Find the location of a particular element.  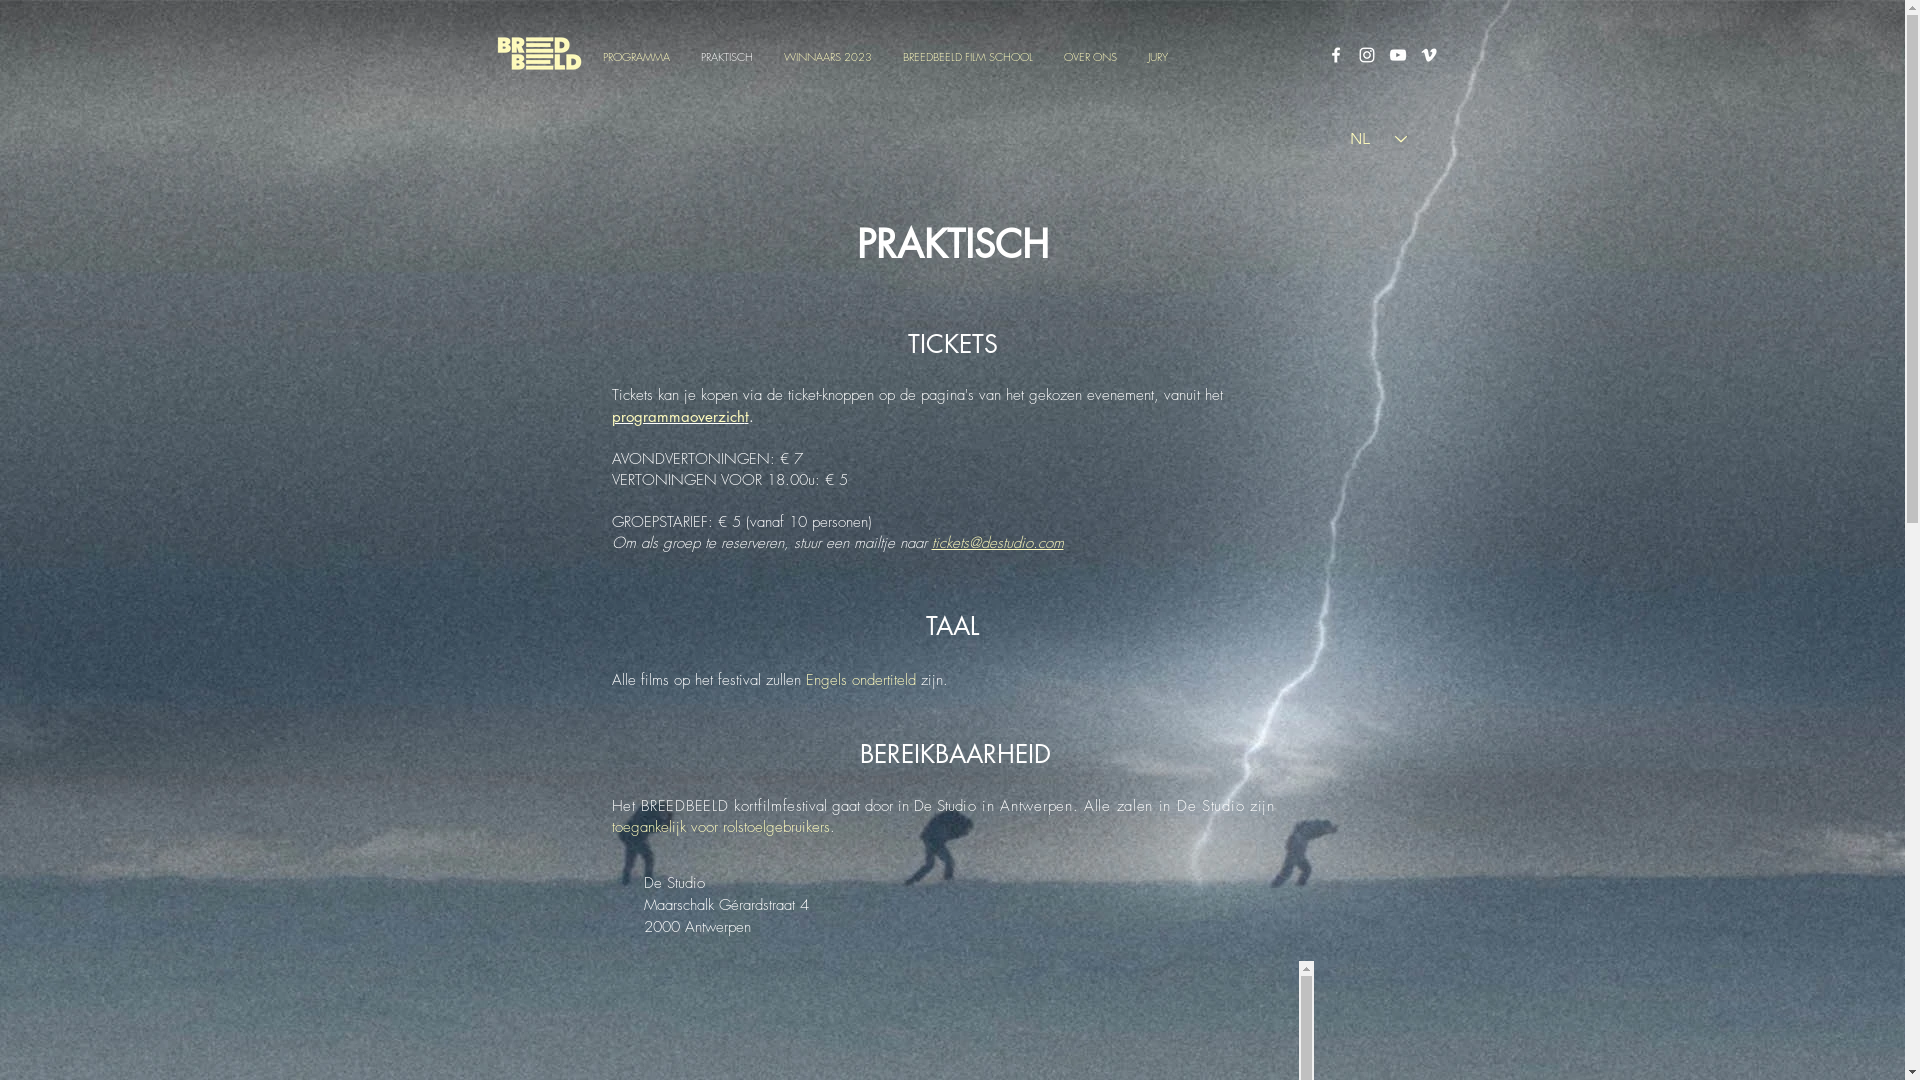

'JURY' is located at coordinates (1157, 55).